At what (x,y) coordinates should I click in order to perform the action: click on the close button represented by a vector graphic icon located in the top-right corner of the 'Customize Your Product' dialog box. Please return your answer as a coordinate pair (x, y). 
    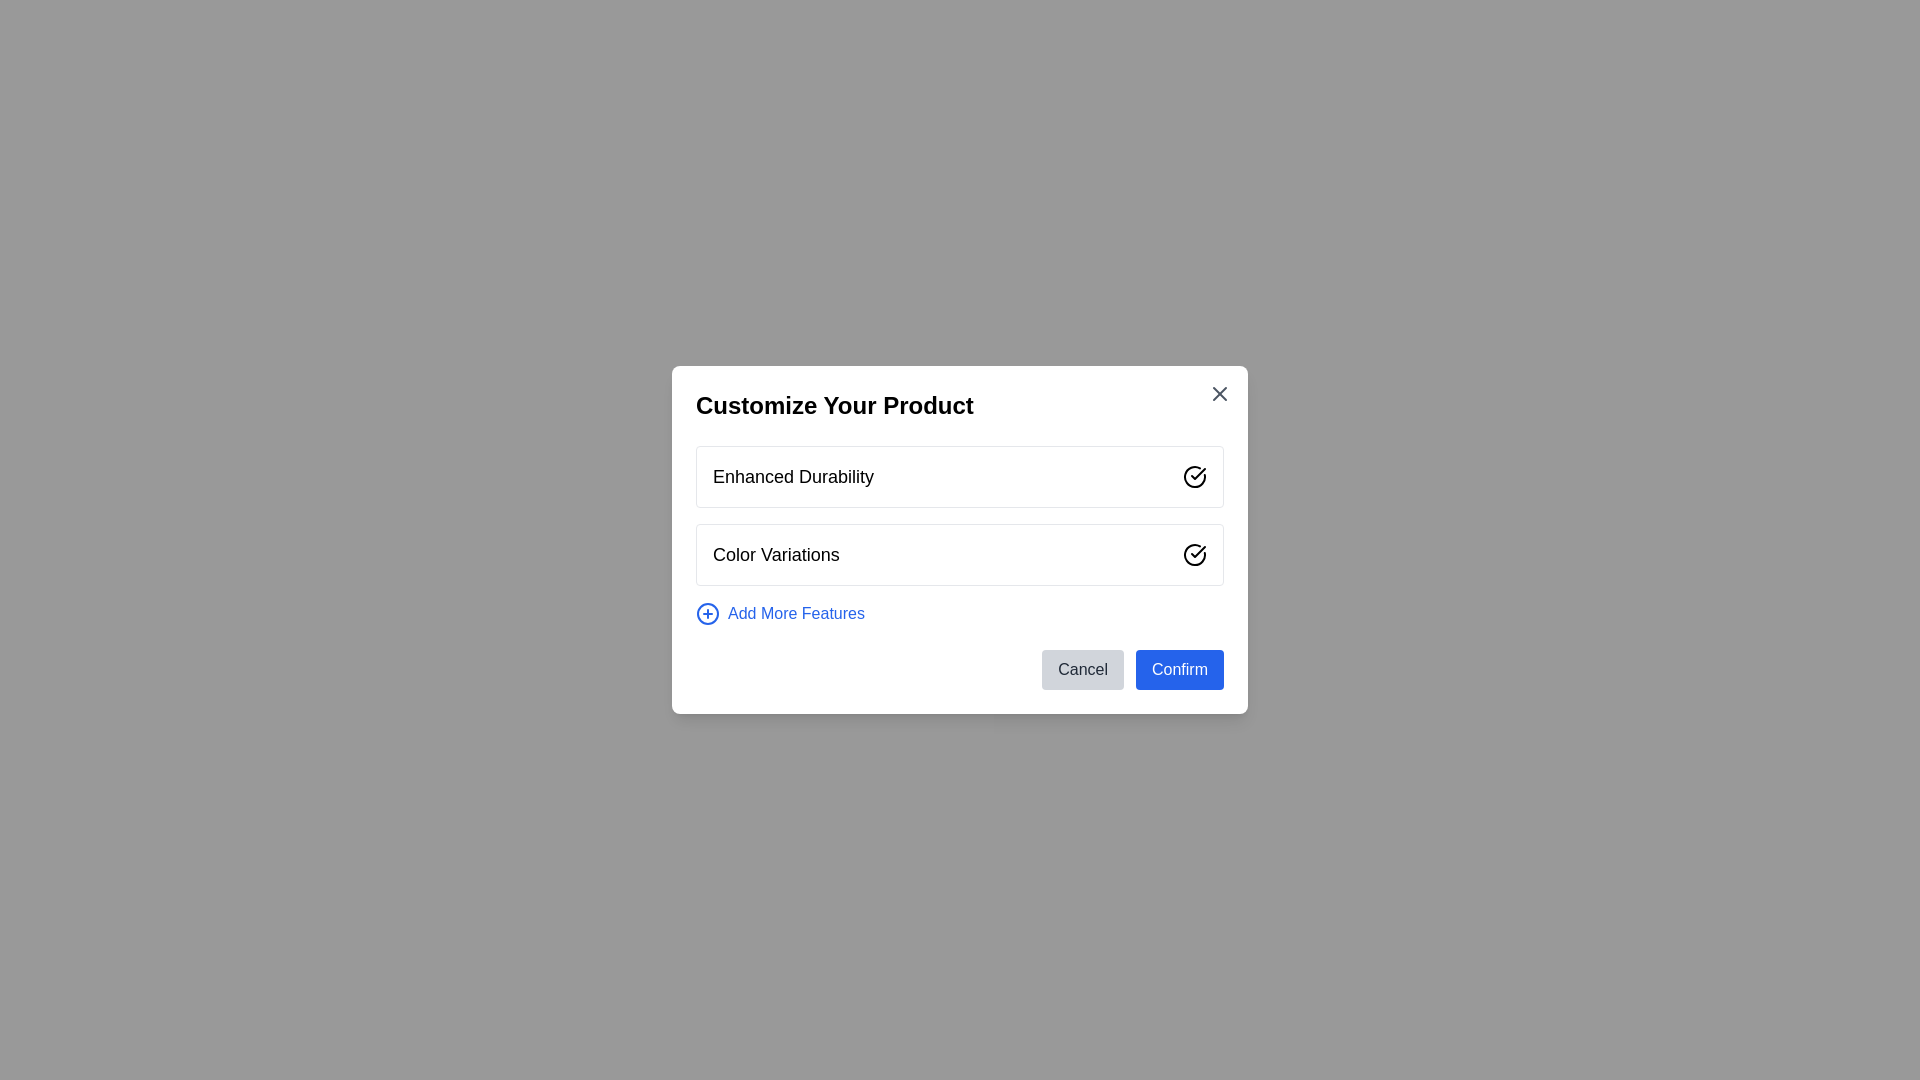
    Looking at the image, I should click on (1218, 393).